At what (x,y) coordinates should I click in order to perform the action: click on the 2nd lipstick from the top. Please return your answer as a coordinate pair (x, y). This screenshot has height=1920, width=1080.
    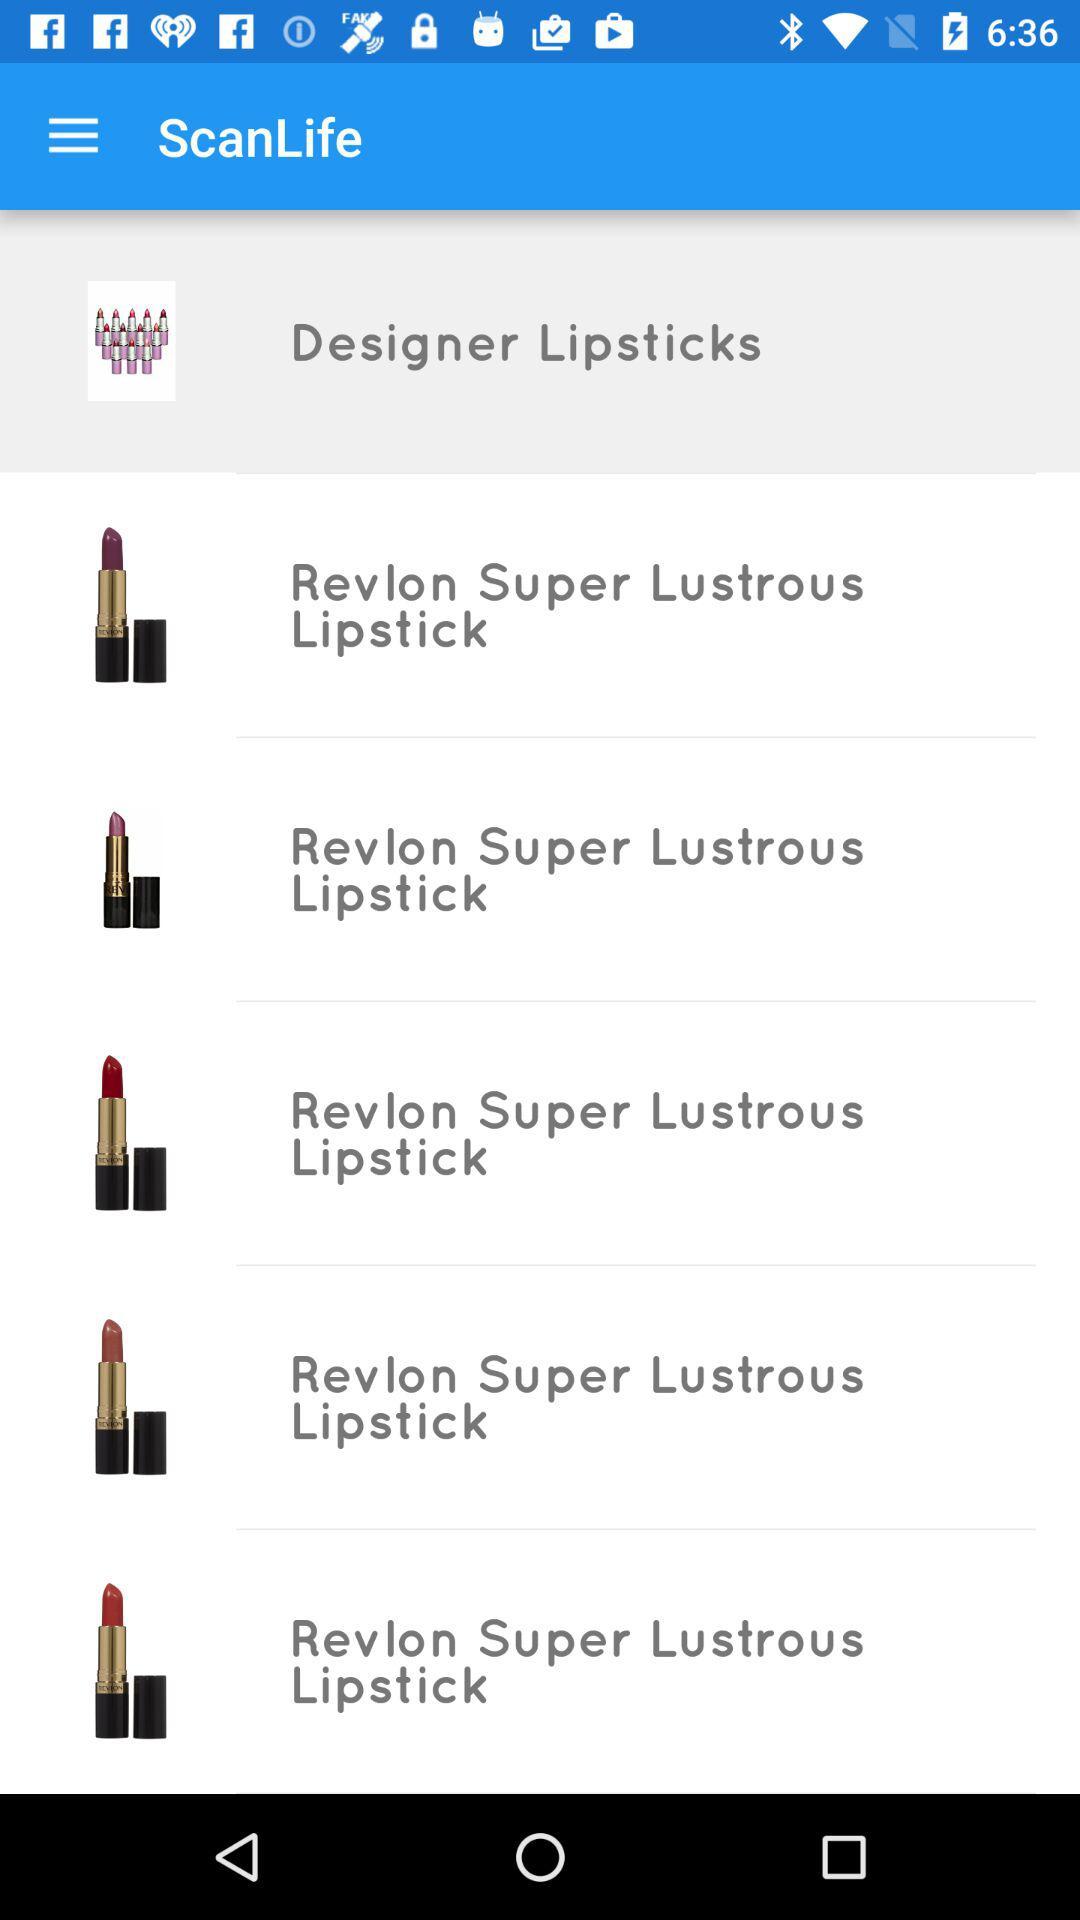
    Looking at the image, I should click on (131, 868).